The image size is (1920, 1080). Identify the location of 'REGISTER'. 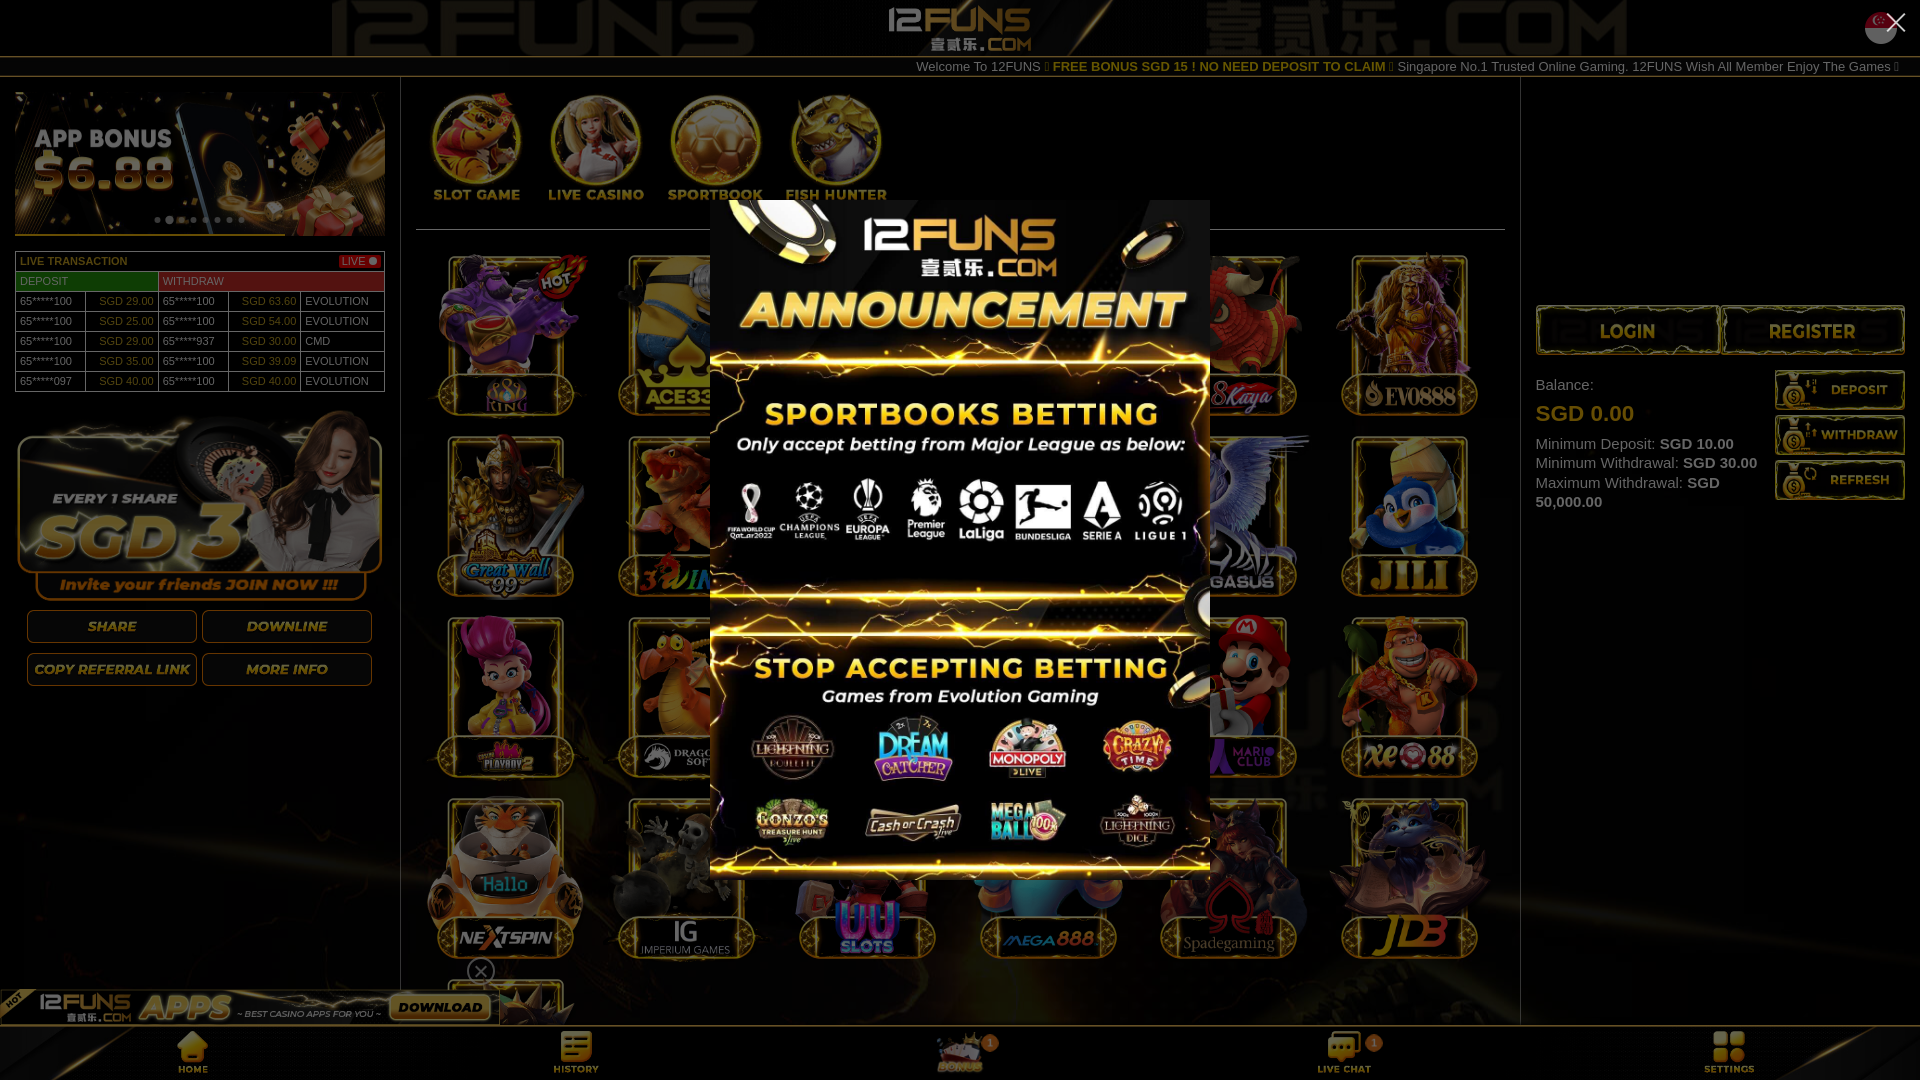
(1812, 329).